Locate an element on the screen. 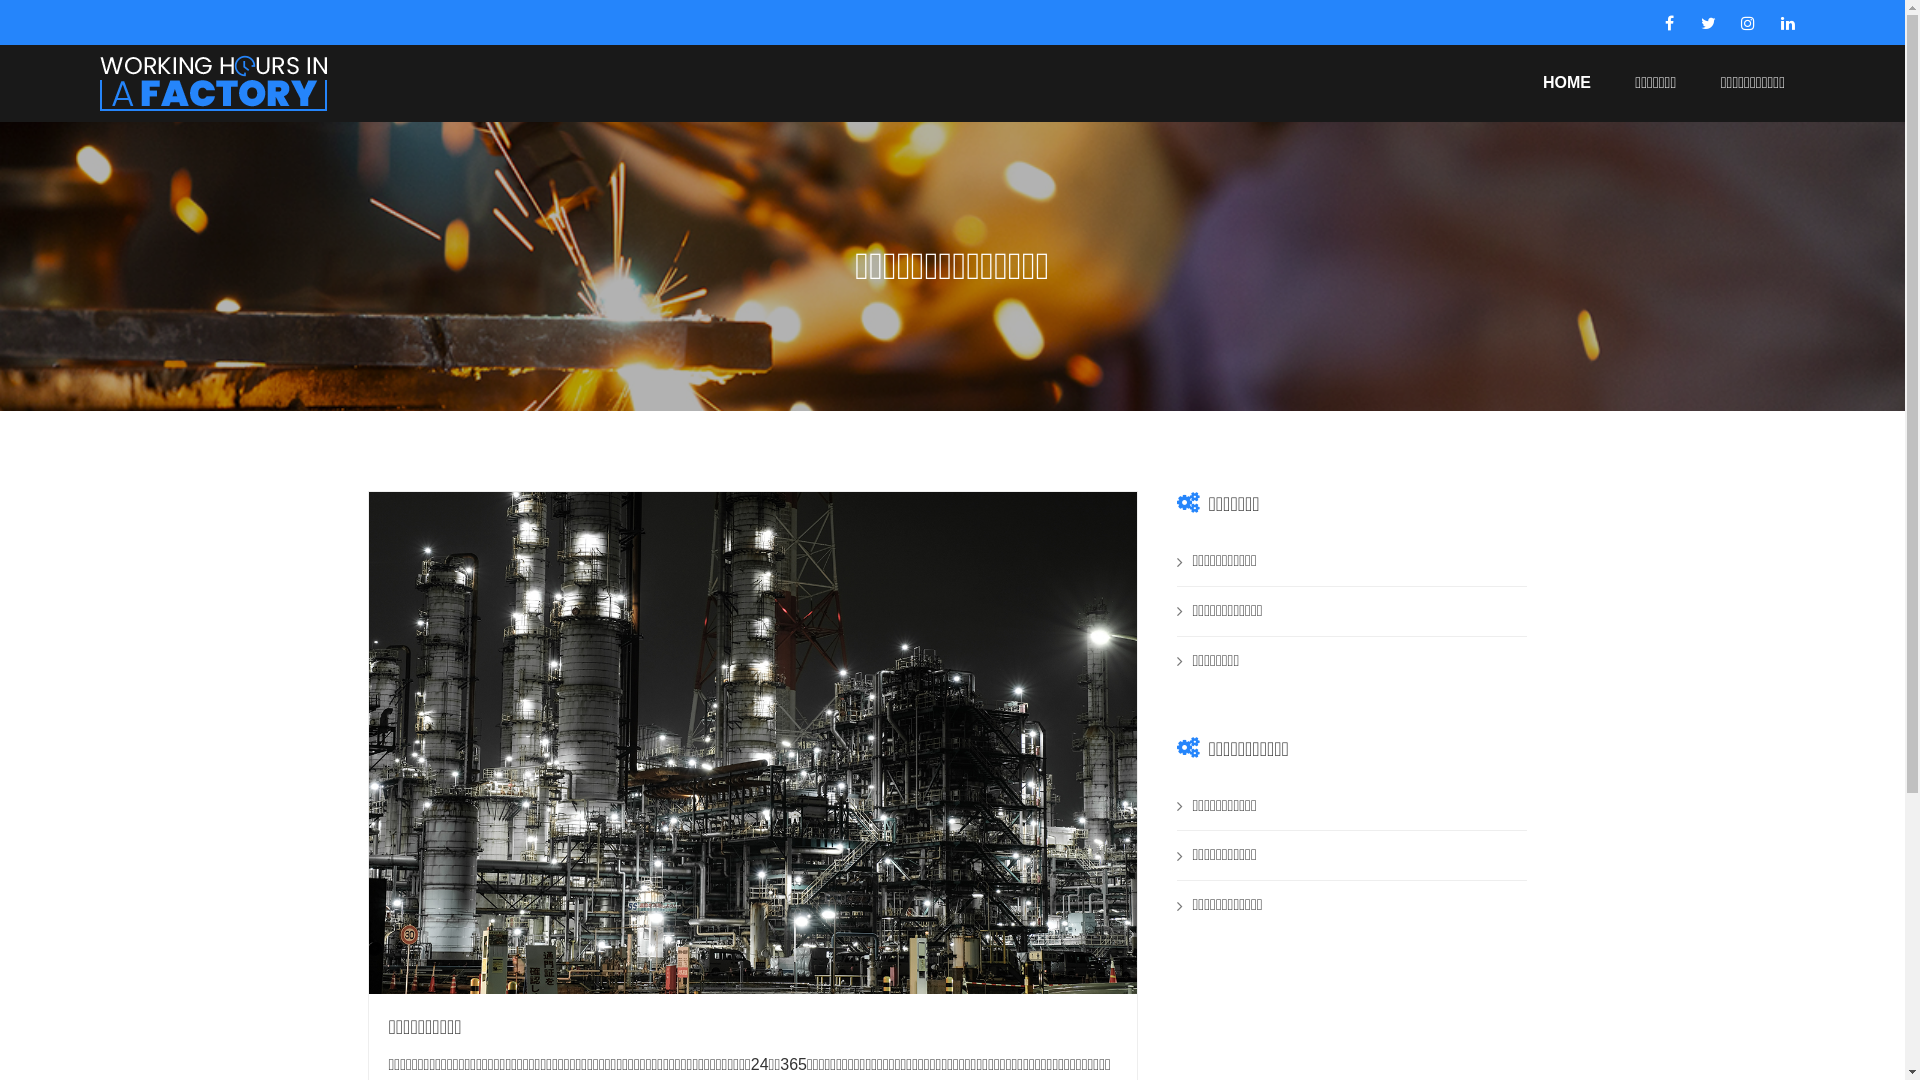  'HOME' is located at coordinates (1565, 81).